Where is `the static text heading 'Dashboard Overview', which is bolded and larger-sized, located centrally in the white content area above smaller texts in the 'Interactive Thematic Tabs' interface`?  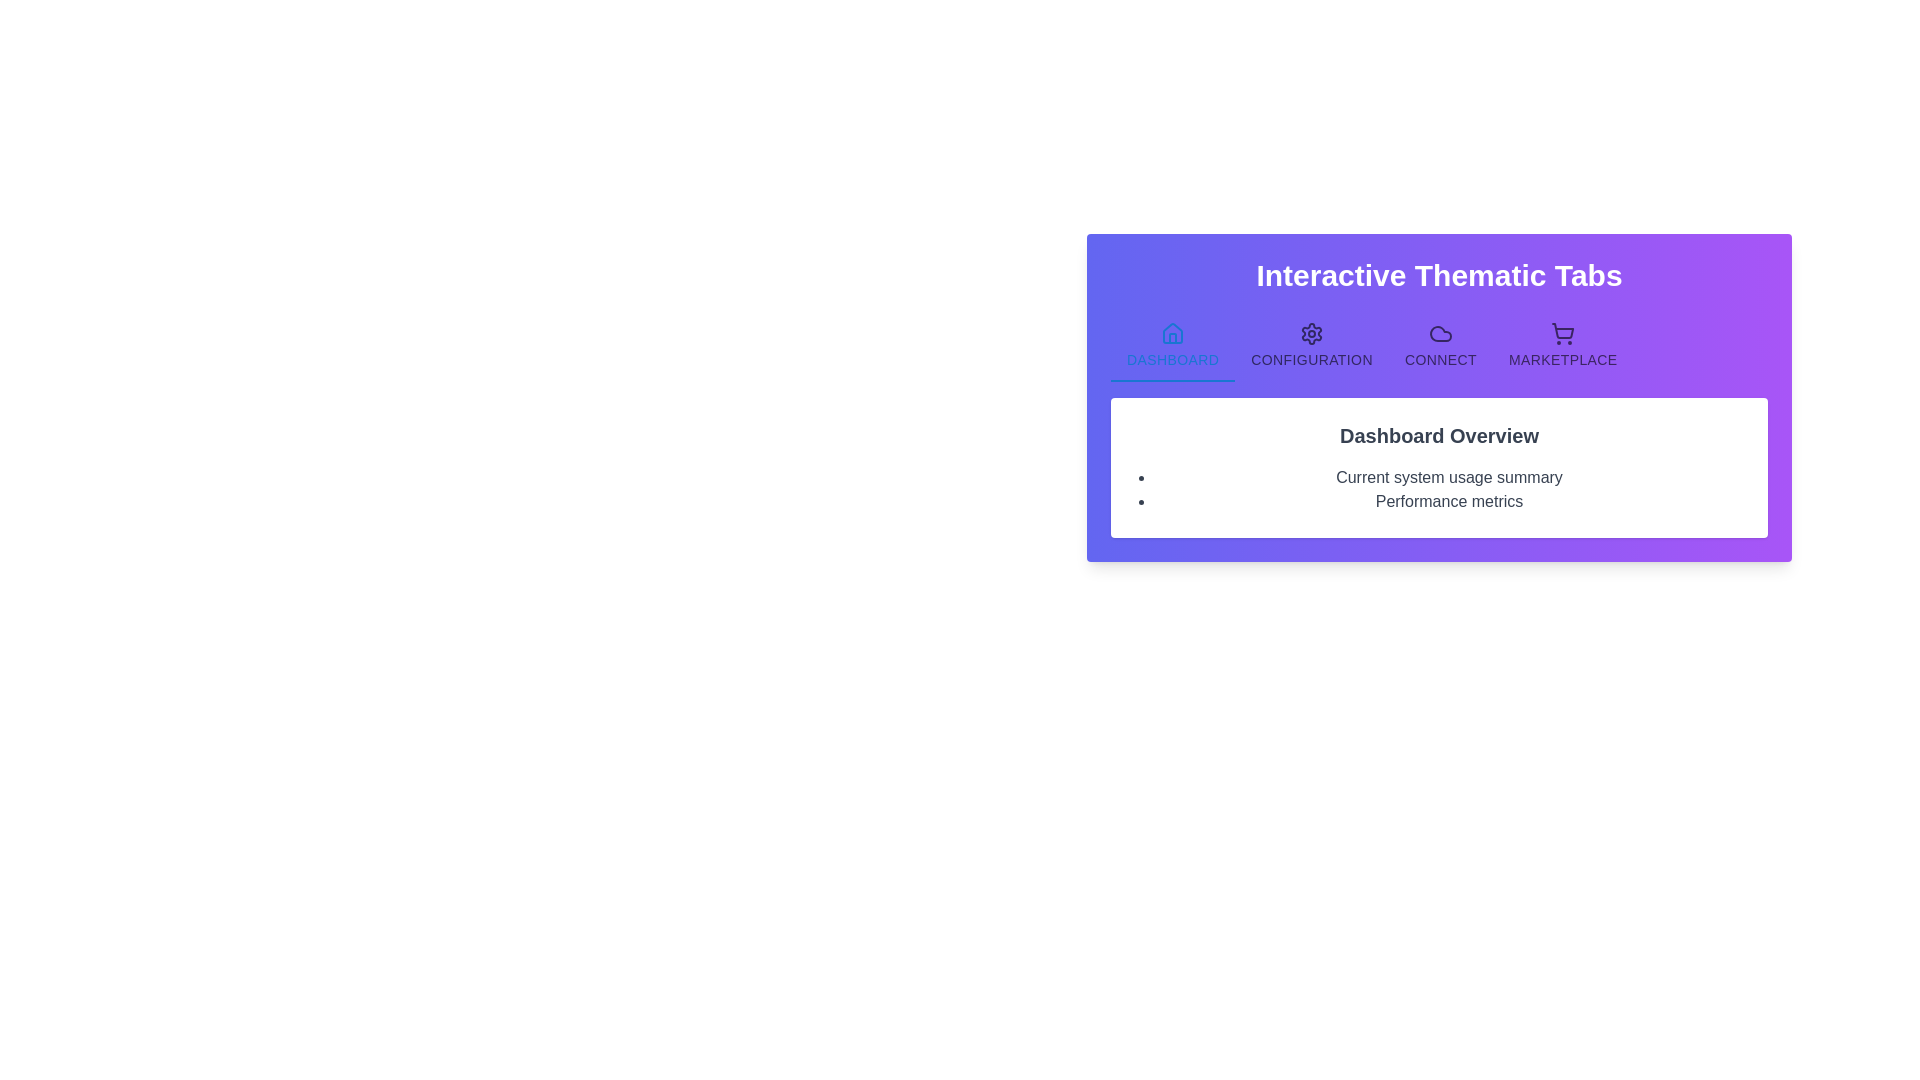
the static text heading 'Dashboard Overview', which is bolded and larger-sized, located centrally in the white content area above smaller texts in the 'Interactive Thematic Tabs' interface is located at coordinates (1438, 434).